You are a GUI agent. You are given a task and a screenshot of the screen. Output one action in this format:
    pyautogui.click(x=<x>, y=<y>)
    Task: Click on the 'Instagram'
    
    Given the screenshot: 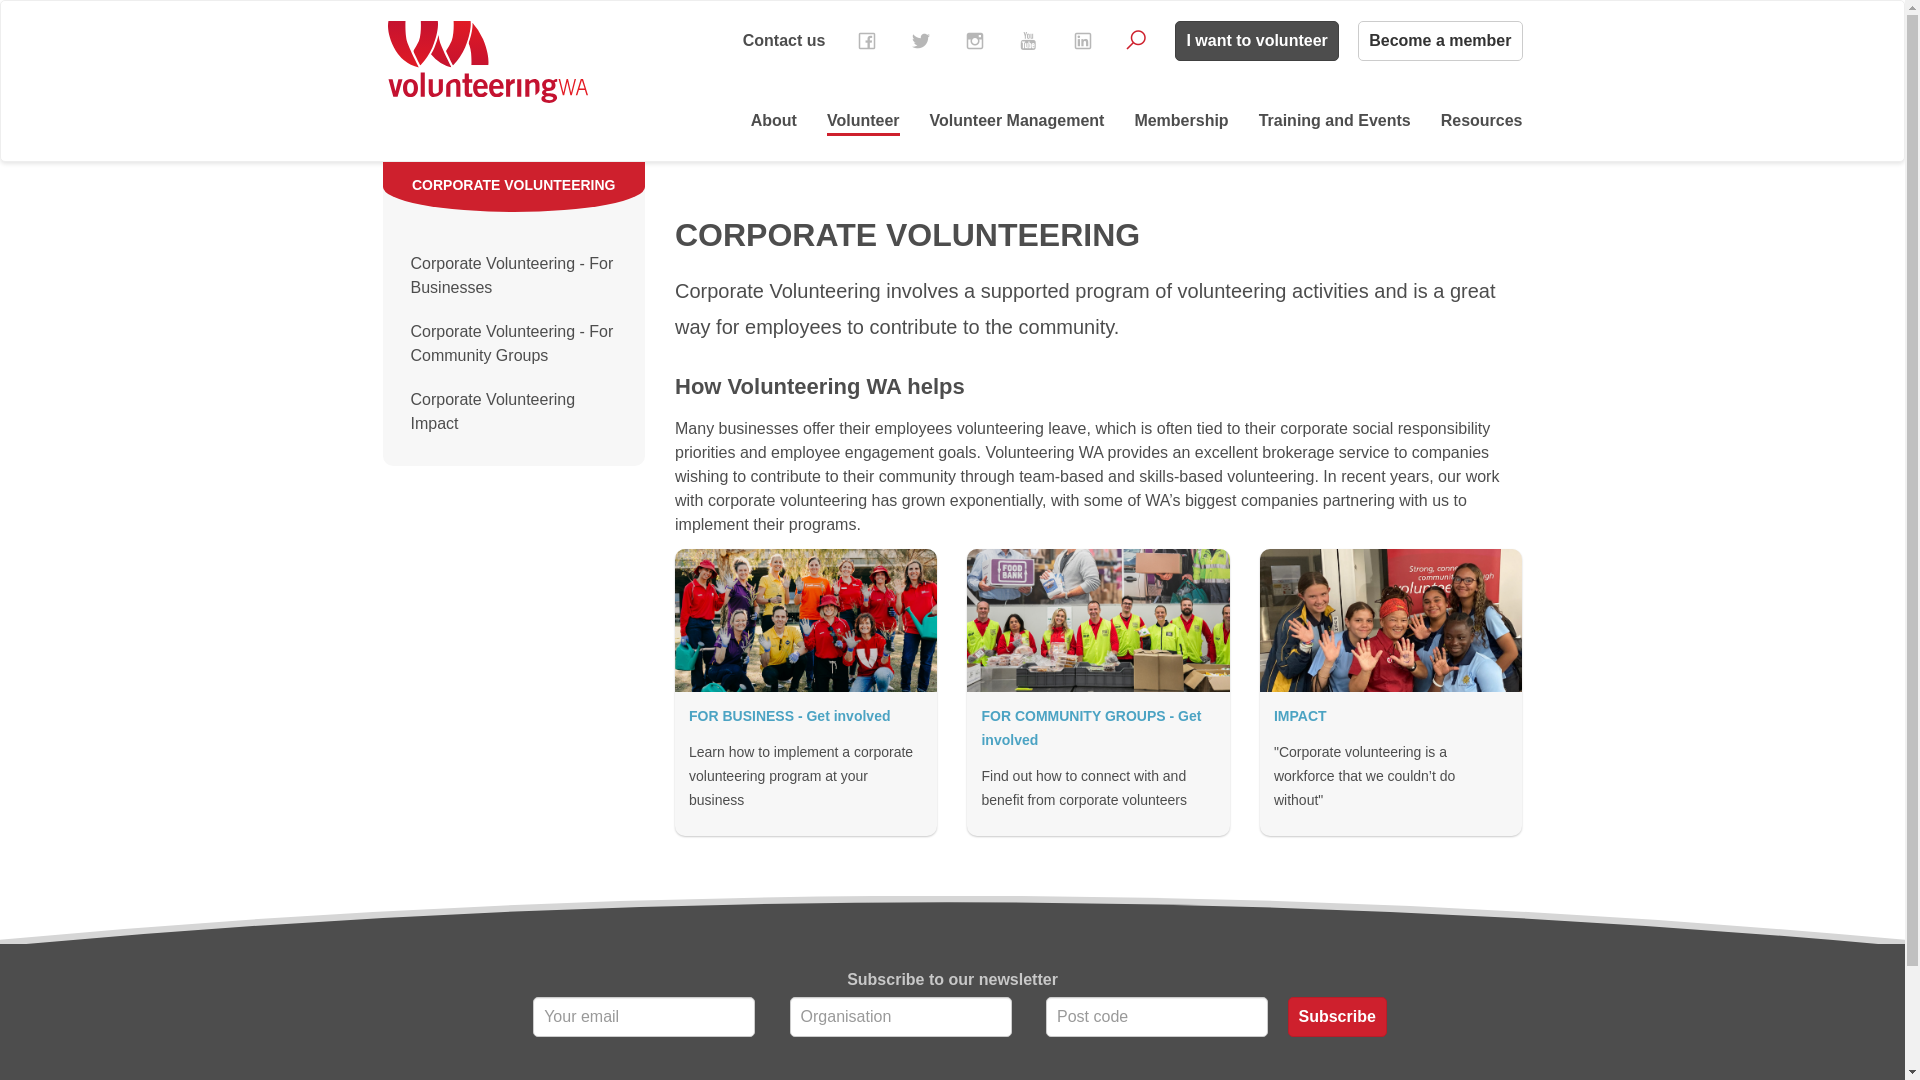 What is the action you would take?
    pyautogui.click(x=974, y=41)
    